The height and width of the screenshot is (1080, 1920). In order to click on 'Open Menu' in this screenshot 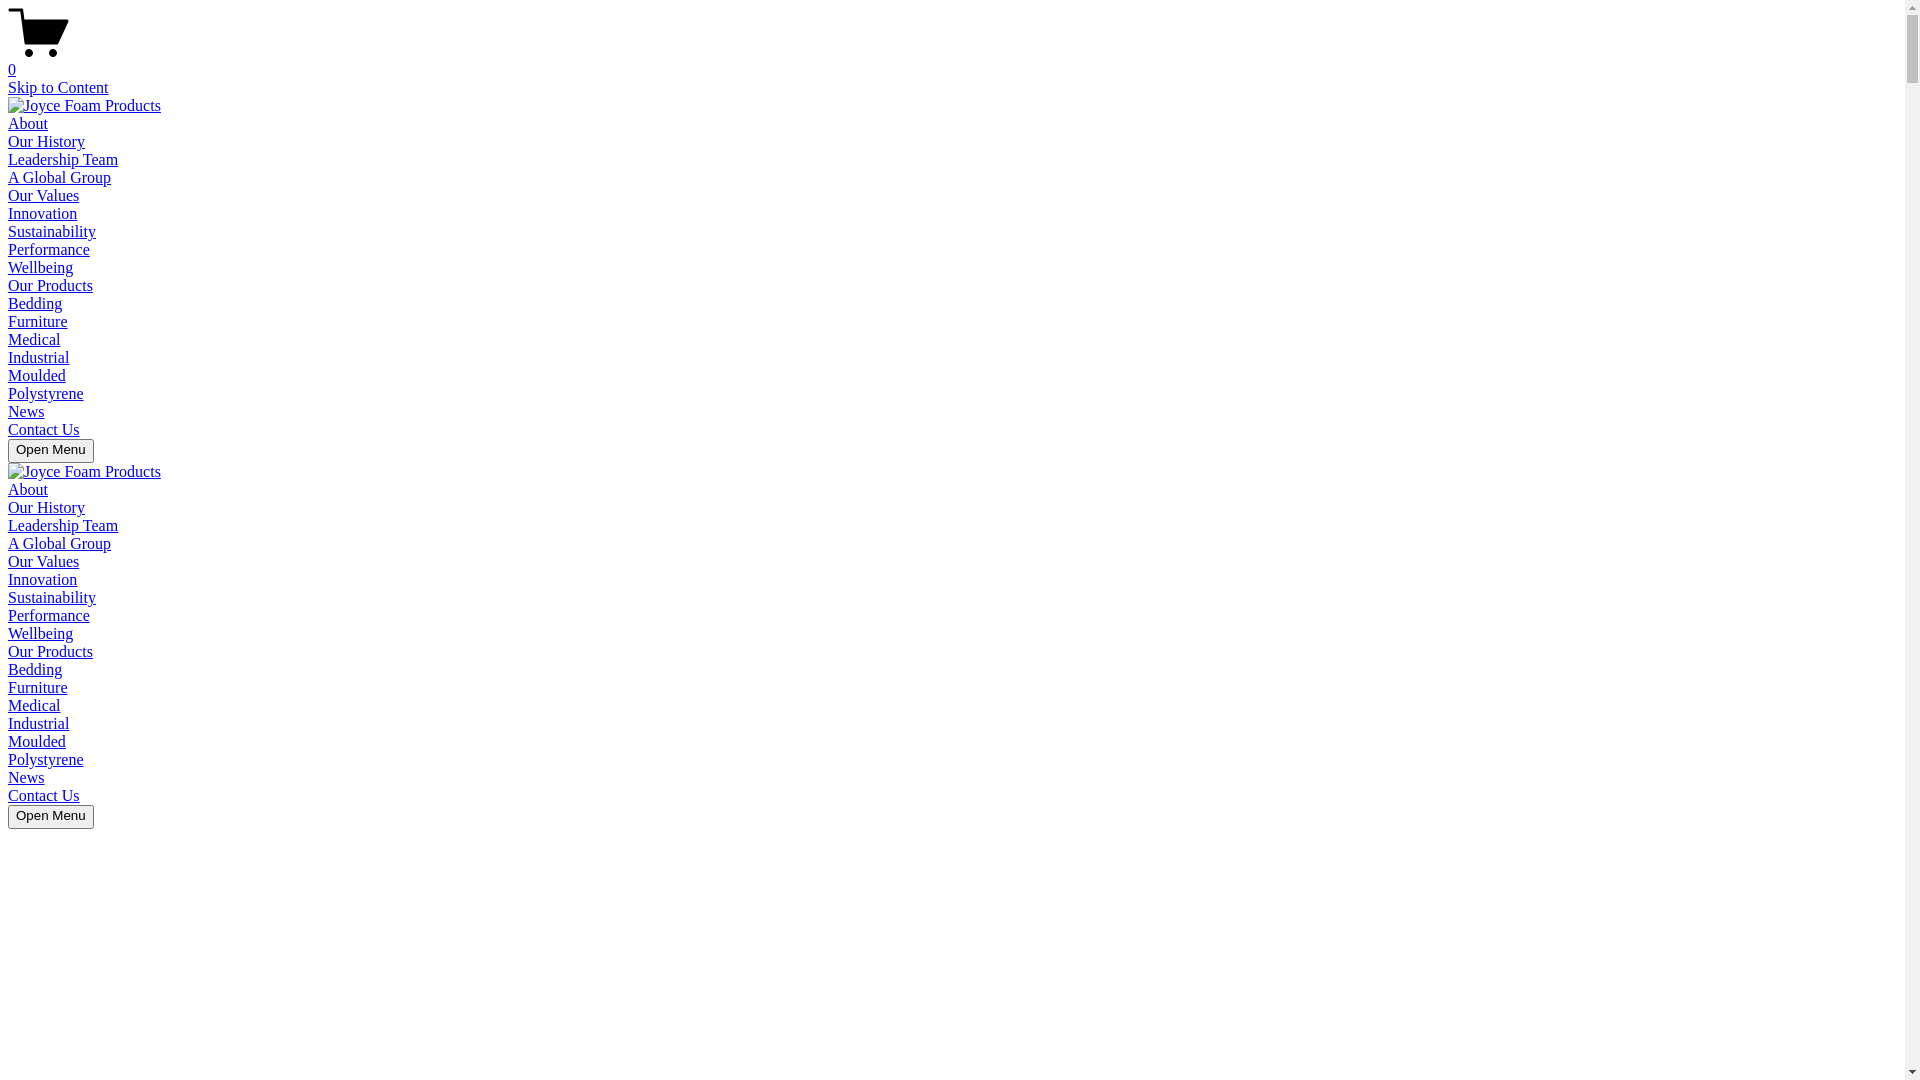, I will do `click(51, 451)`.